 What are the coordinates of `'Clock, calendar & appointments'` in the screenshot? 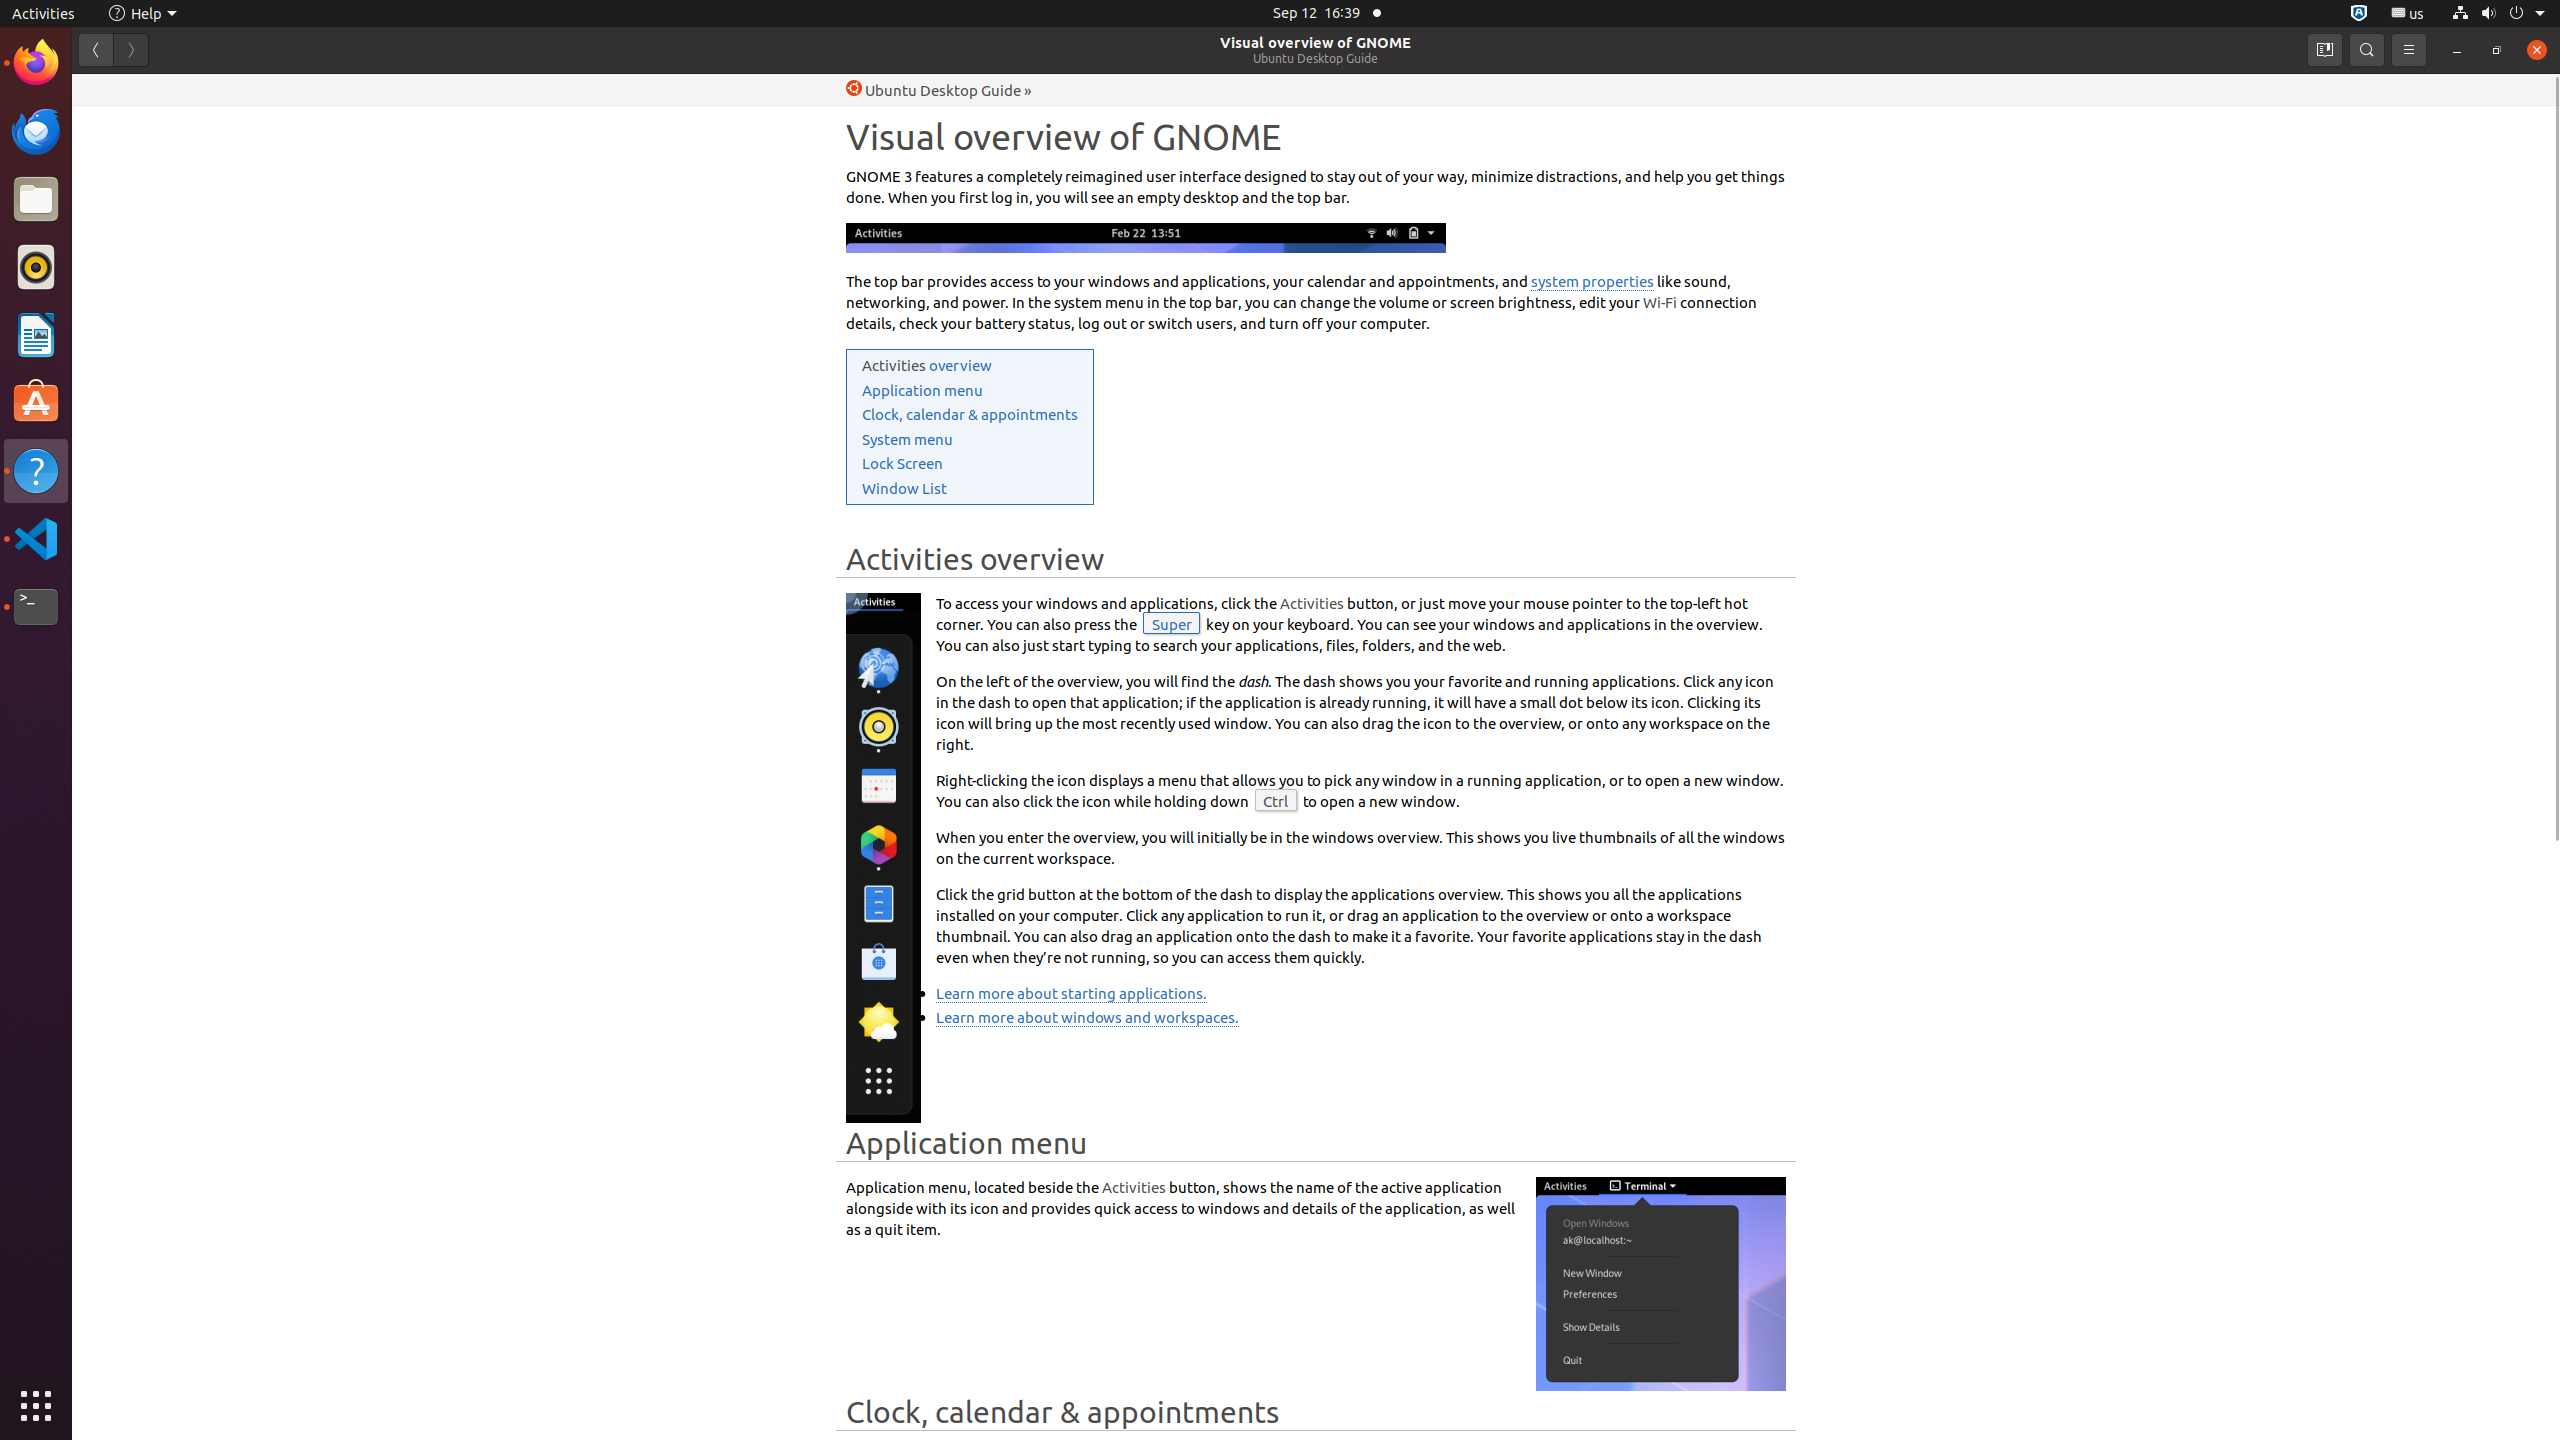 It's located at (969, 413).